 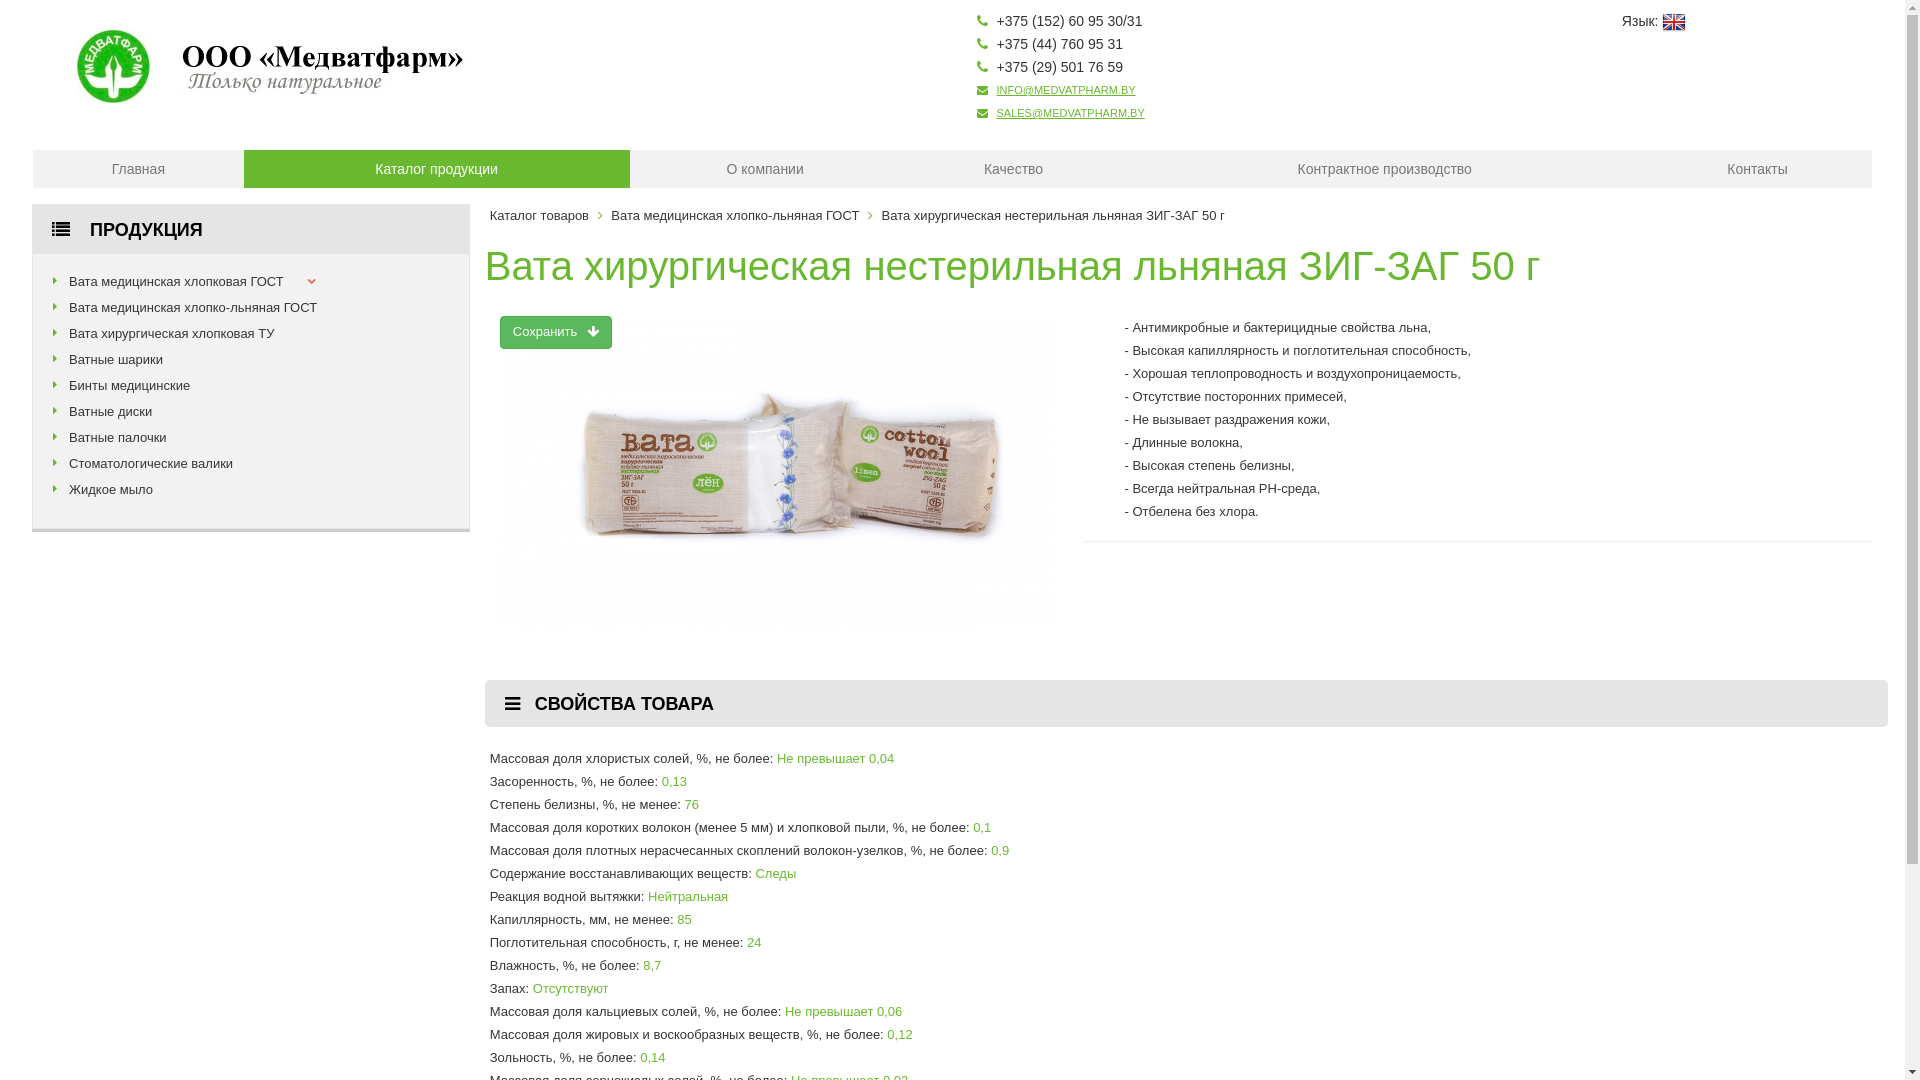 What do you see at coordinates (1064, 88) in the screenshot?
I see `'INFO@MEDVATPHARM.BY'` at bounding box center [1064, 88].